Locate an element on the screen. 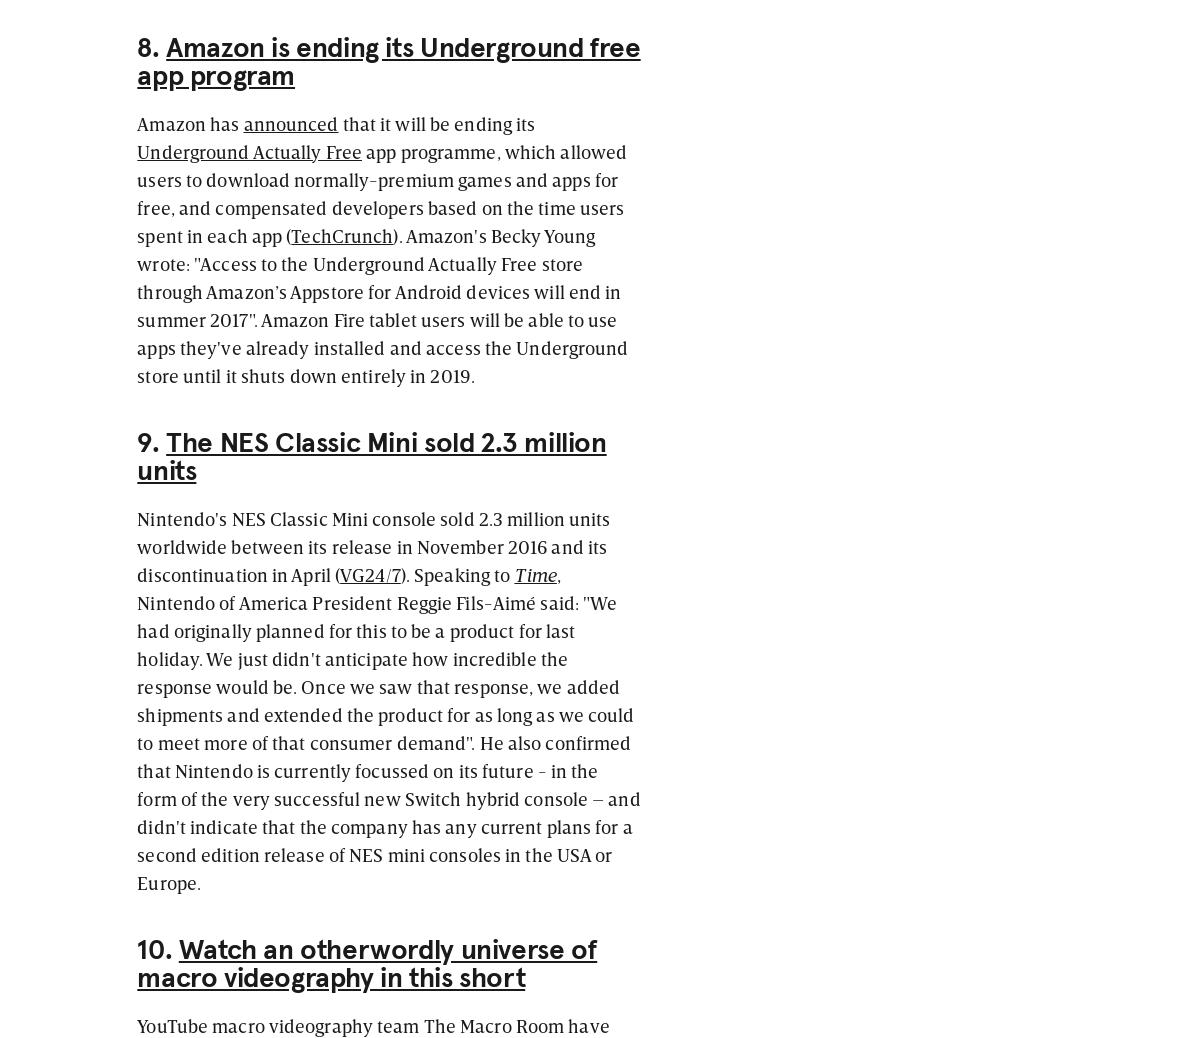  'Amazon is ending its Underground free app program' is located at coordinates (388, 60).